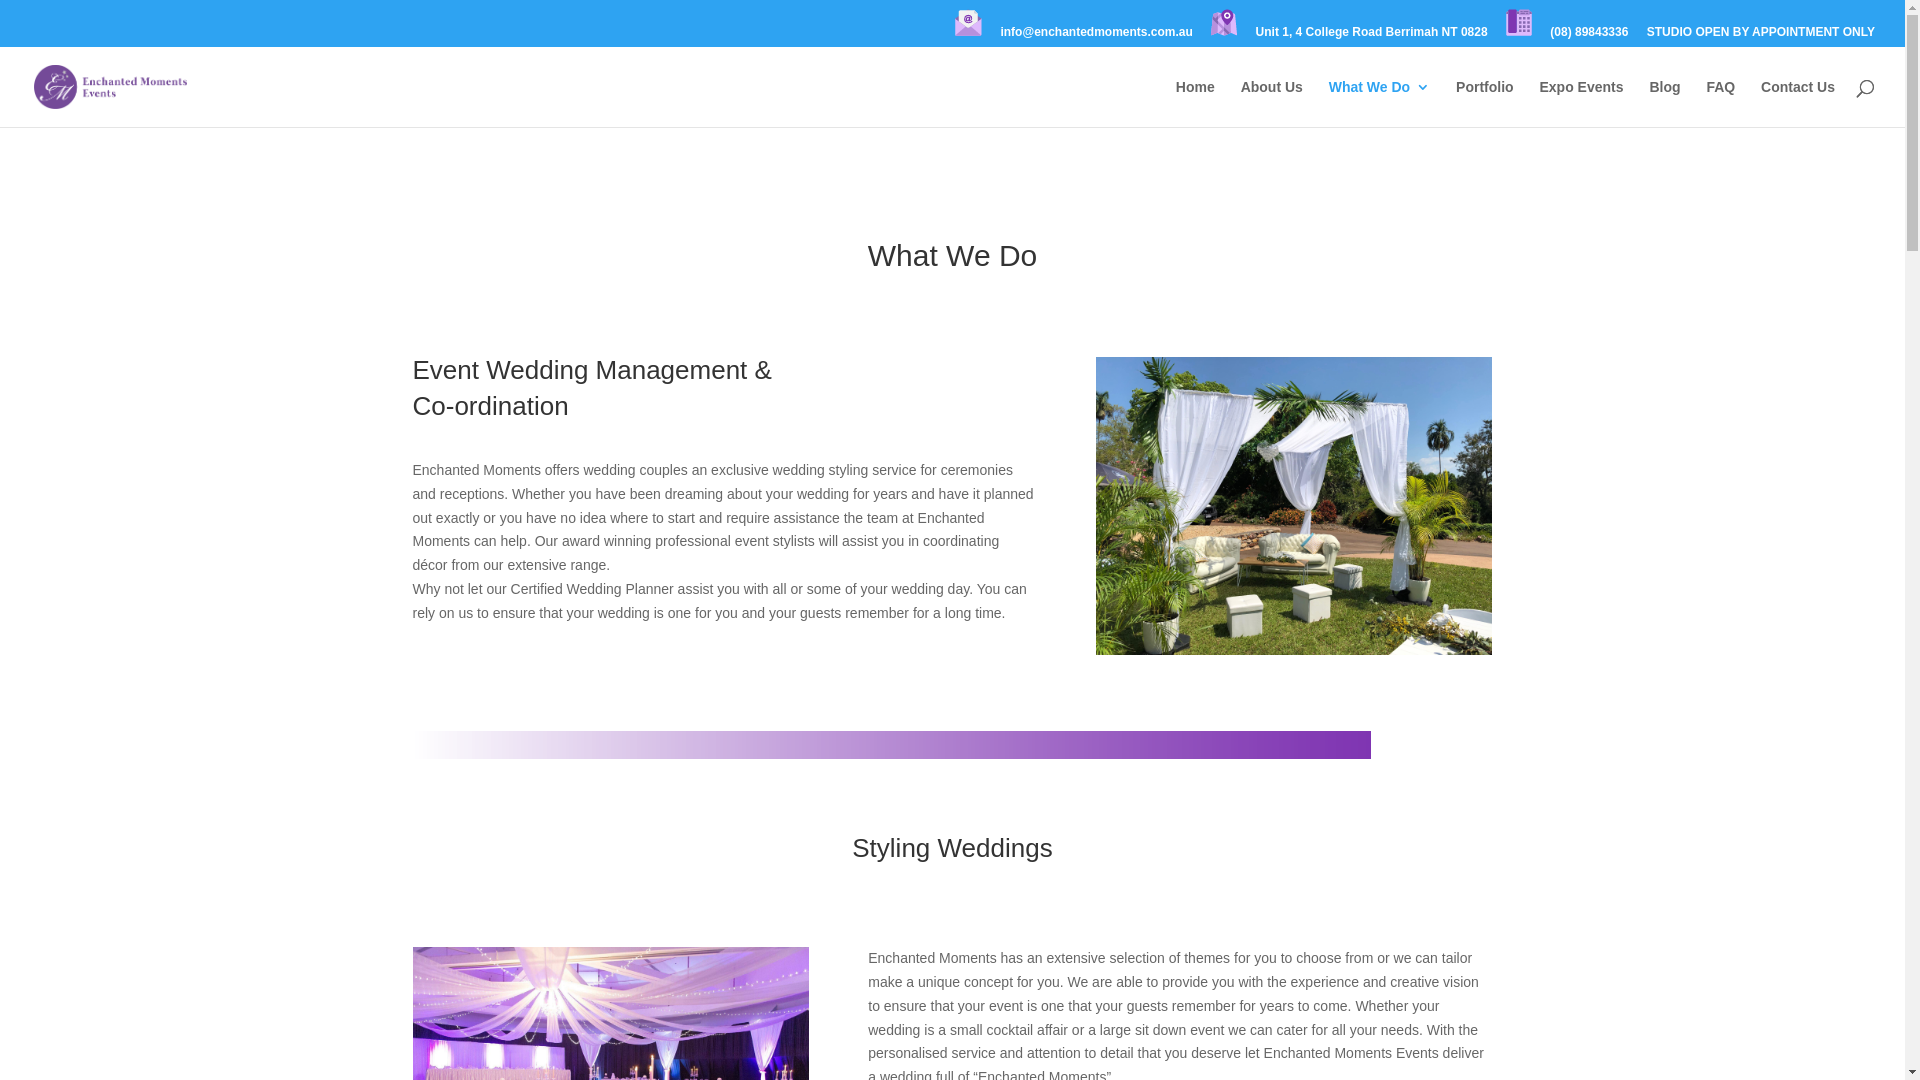 The image size is (1920, 1080). I want to click on 'What We Do', so click(1329, 103).